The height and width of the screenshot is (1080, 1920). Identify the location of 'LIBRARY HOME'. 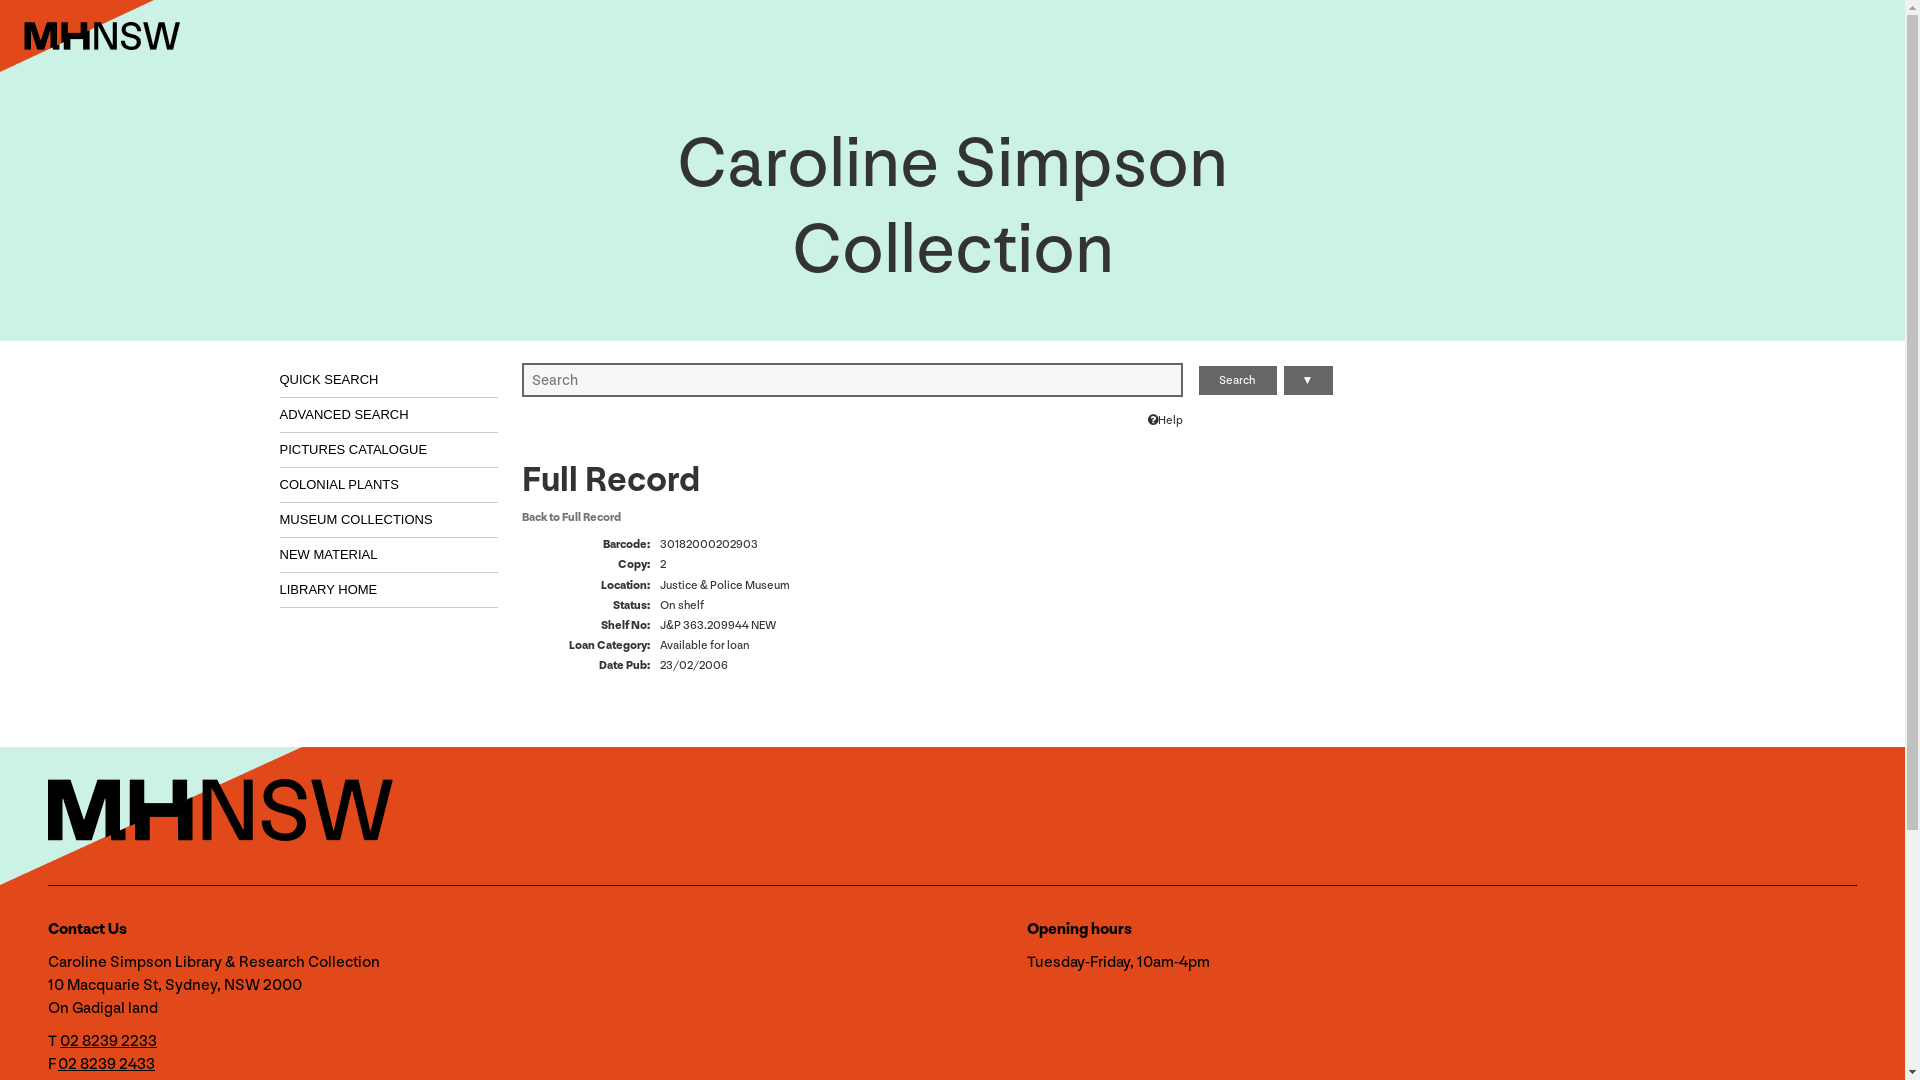
(389, 589).